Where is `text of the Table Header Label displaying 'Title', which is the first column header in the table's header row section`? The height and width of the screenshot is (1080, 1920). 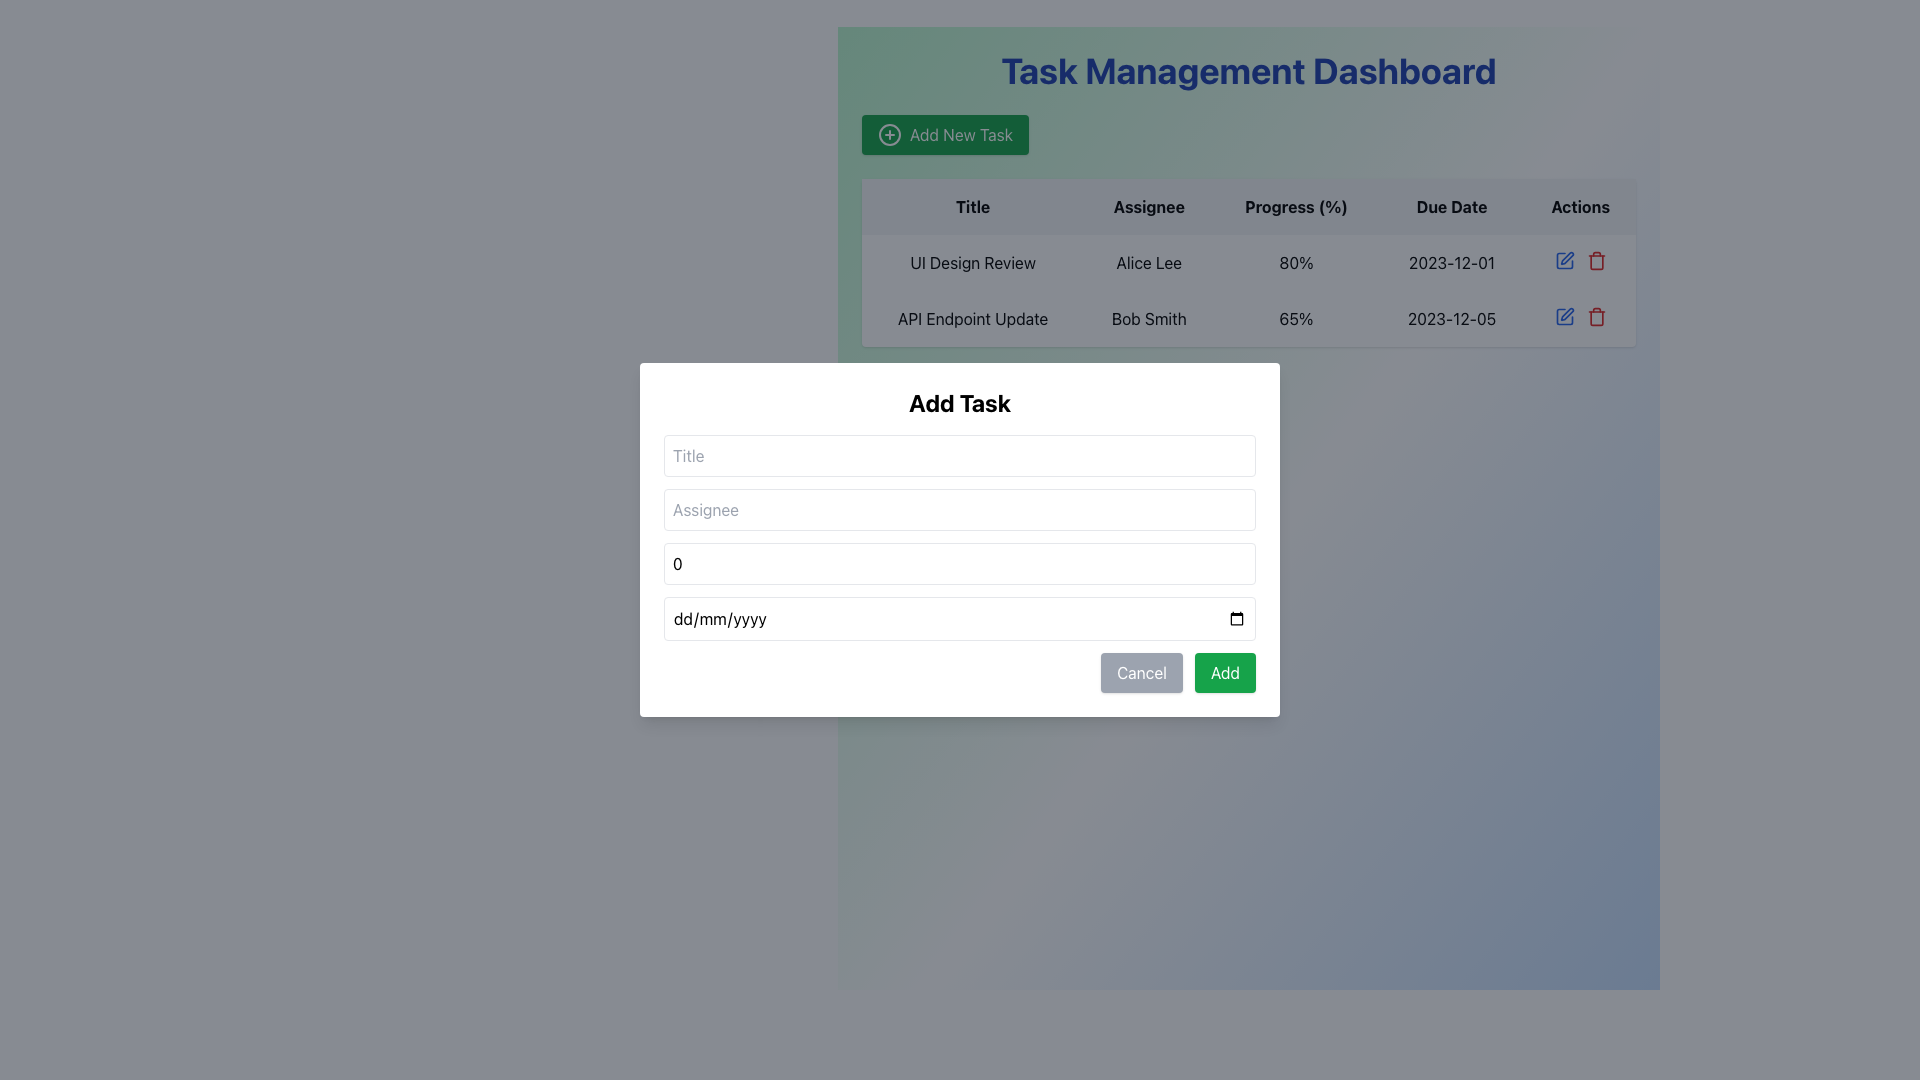 text of the Table Header Label displaying 'Title', which is the first column header in the table's header row section is located at coordinates (973, 207).